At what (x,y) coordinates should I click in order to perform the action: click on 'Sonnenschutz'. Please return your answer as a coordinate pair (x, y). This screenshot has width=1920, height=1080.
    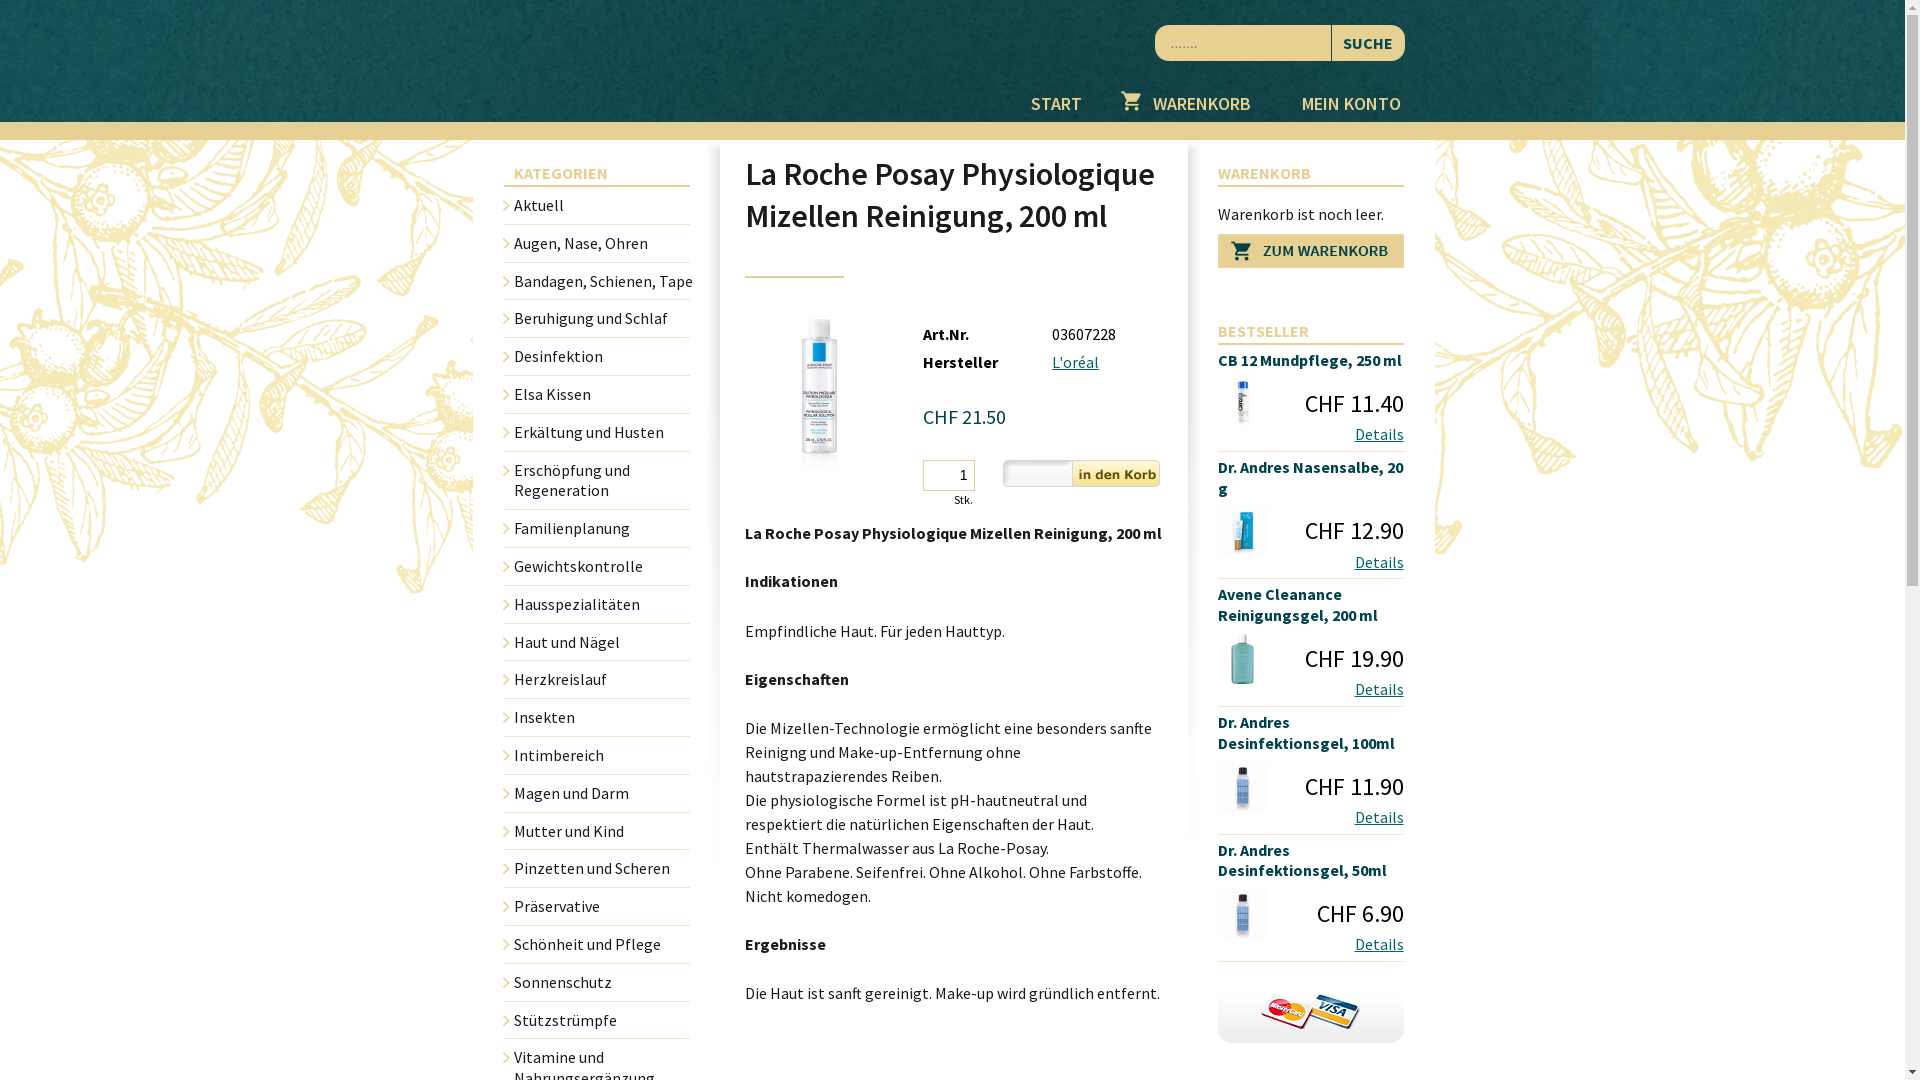
    Looking at the image, I should click on (600, 981).